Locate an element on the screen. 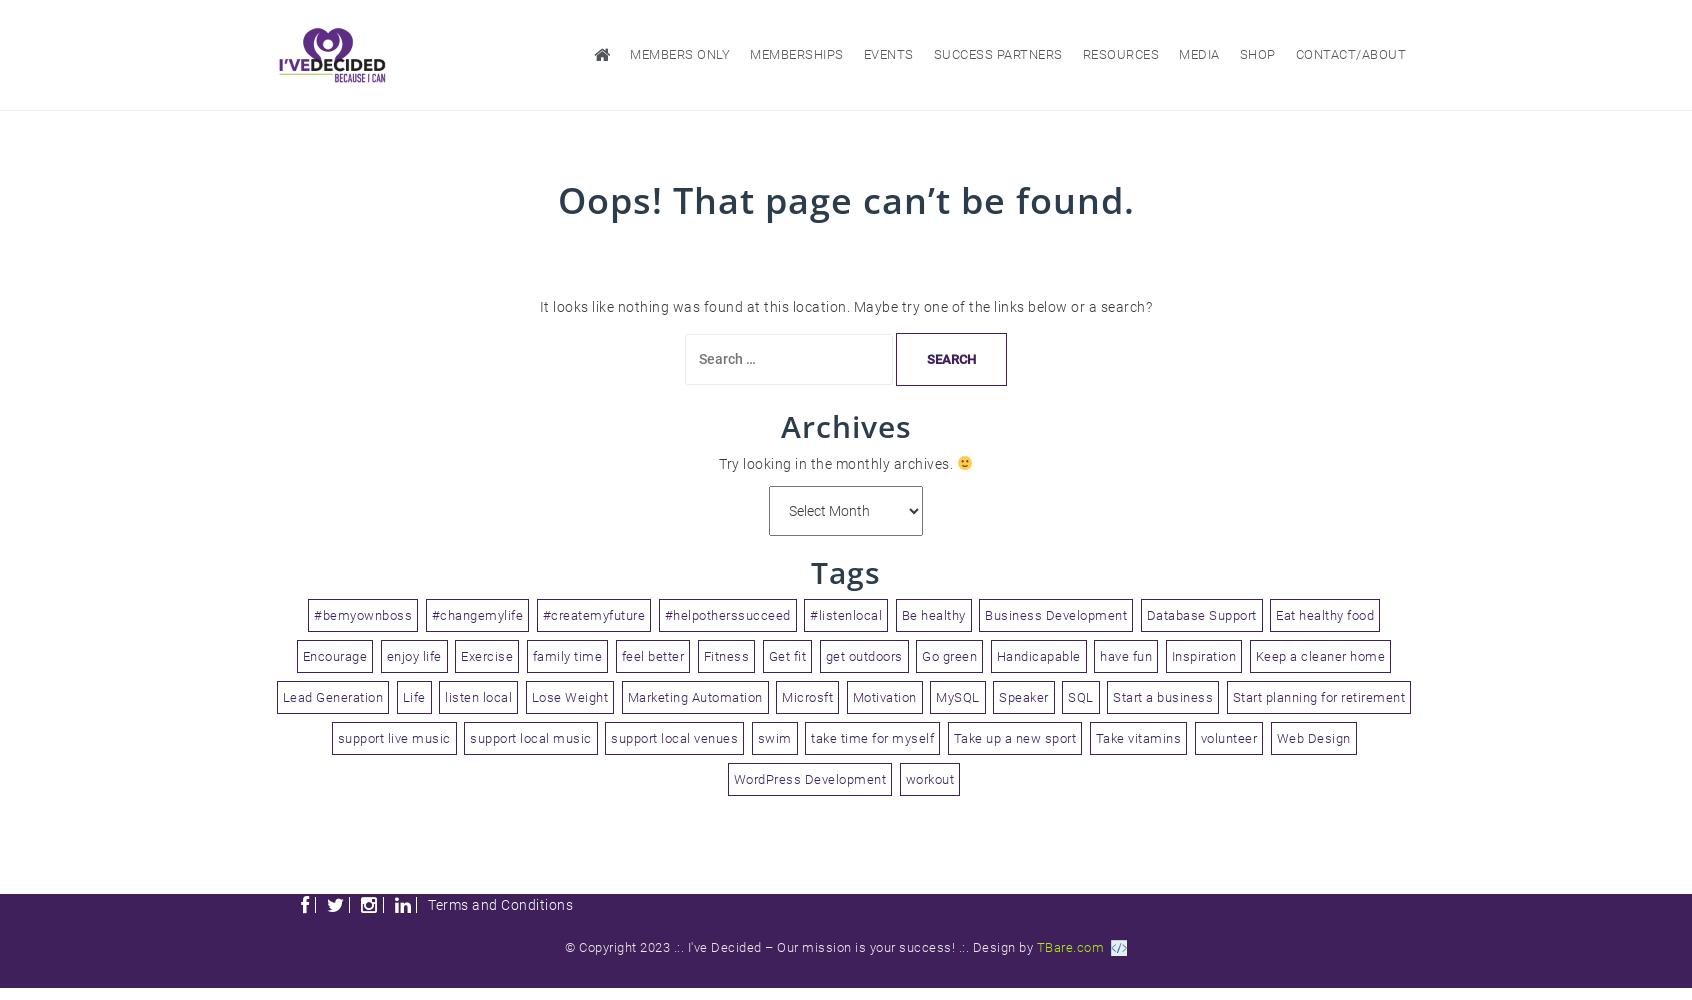  'Archives' is located at coordinates (845, 425).